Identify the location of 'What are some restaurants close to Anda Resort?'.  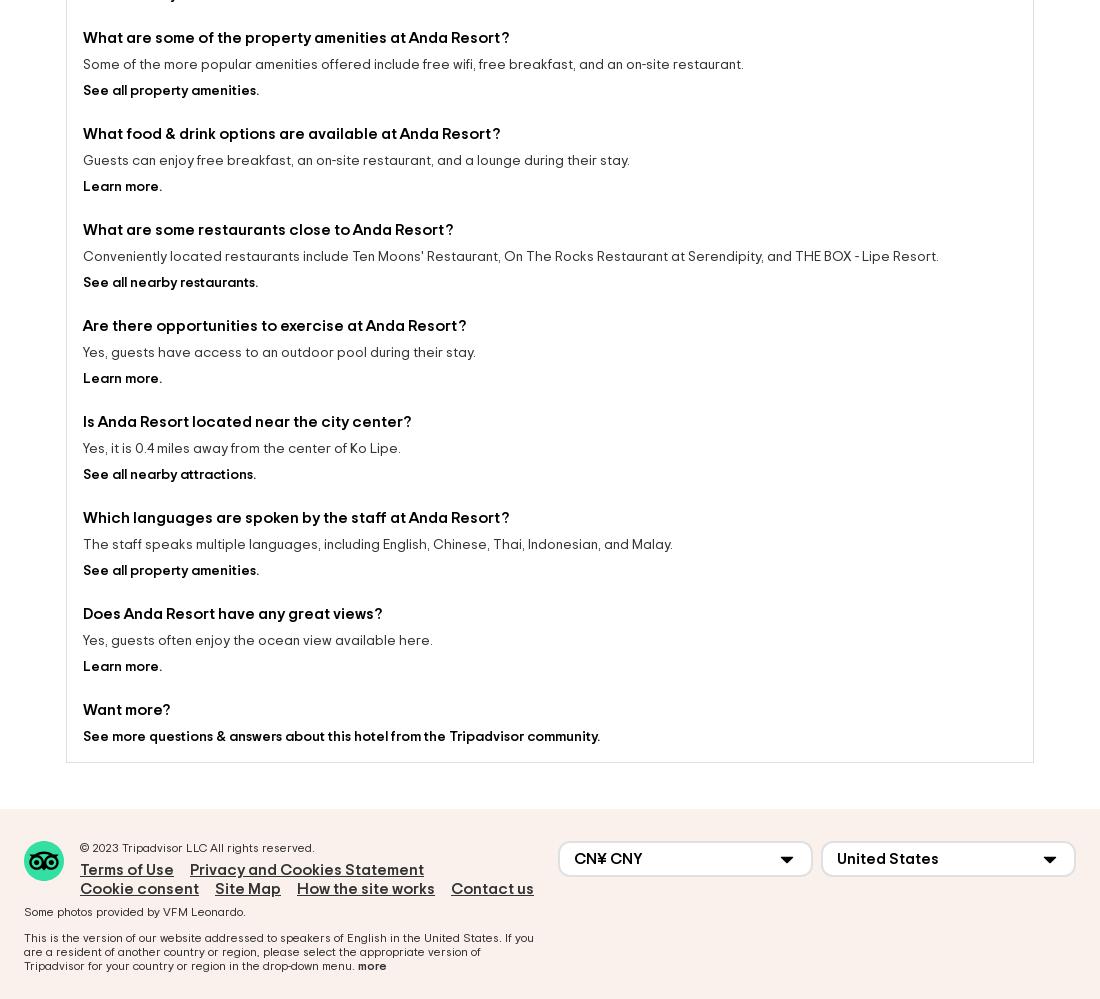
(267, 210).